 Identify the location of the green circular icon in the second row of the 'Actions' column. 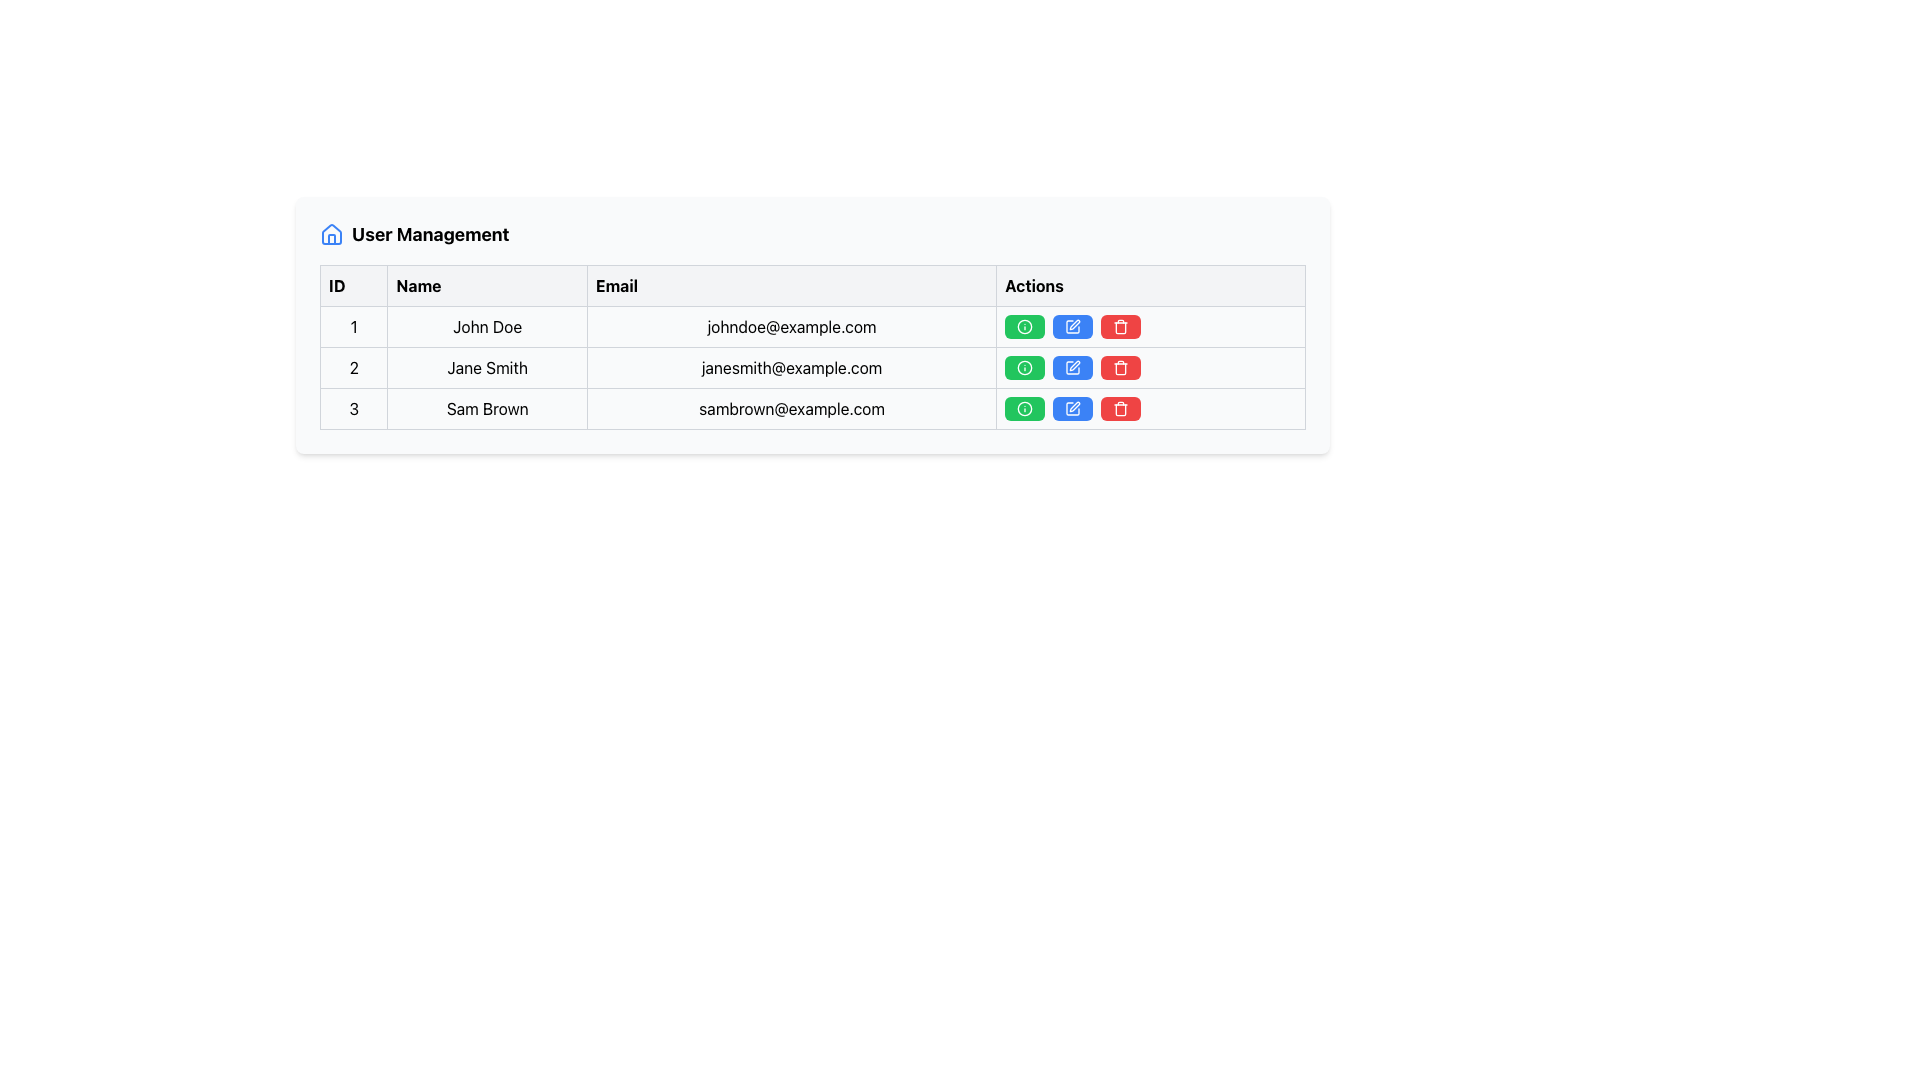
(1025, 407).